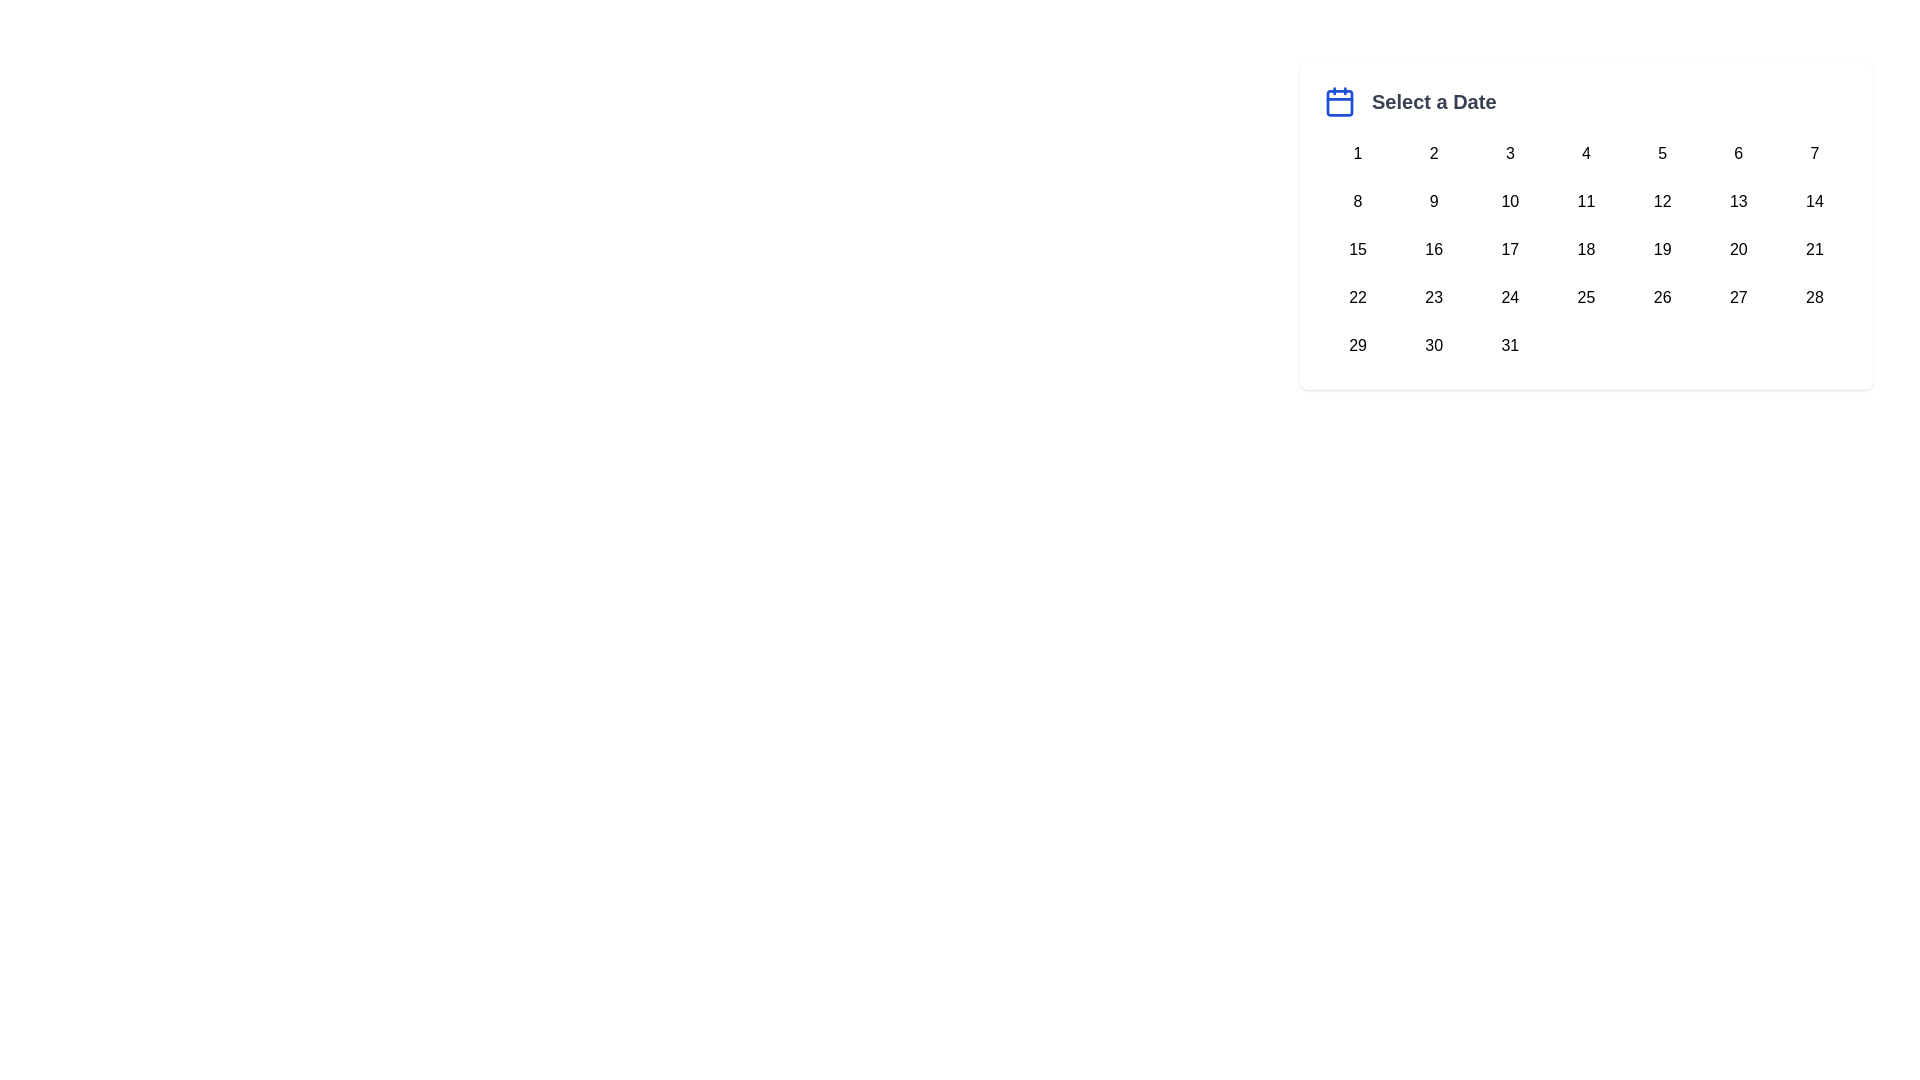 This screenshot has width=1920, height=1080. I want to click on the selectable date in the grid displayed under the header 'Select a Date', so click(1585, 249).